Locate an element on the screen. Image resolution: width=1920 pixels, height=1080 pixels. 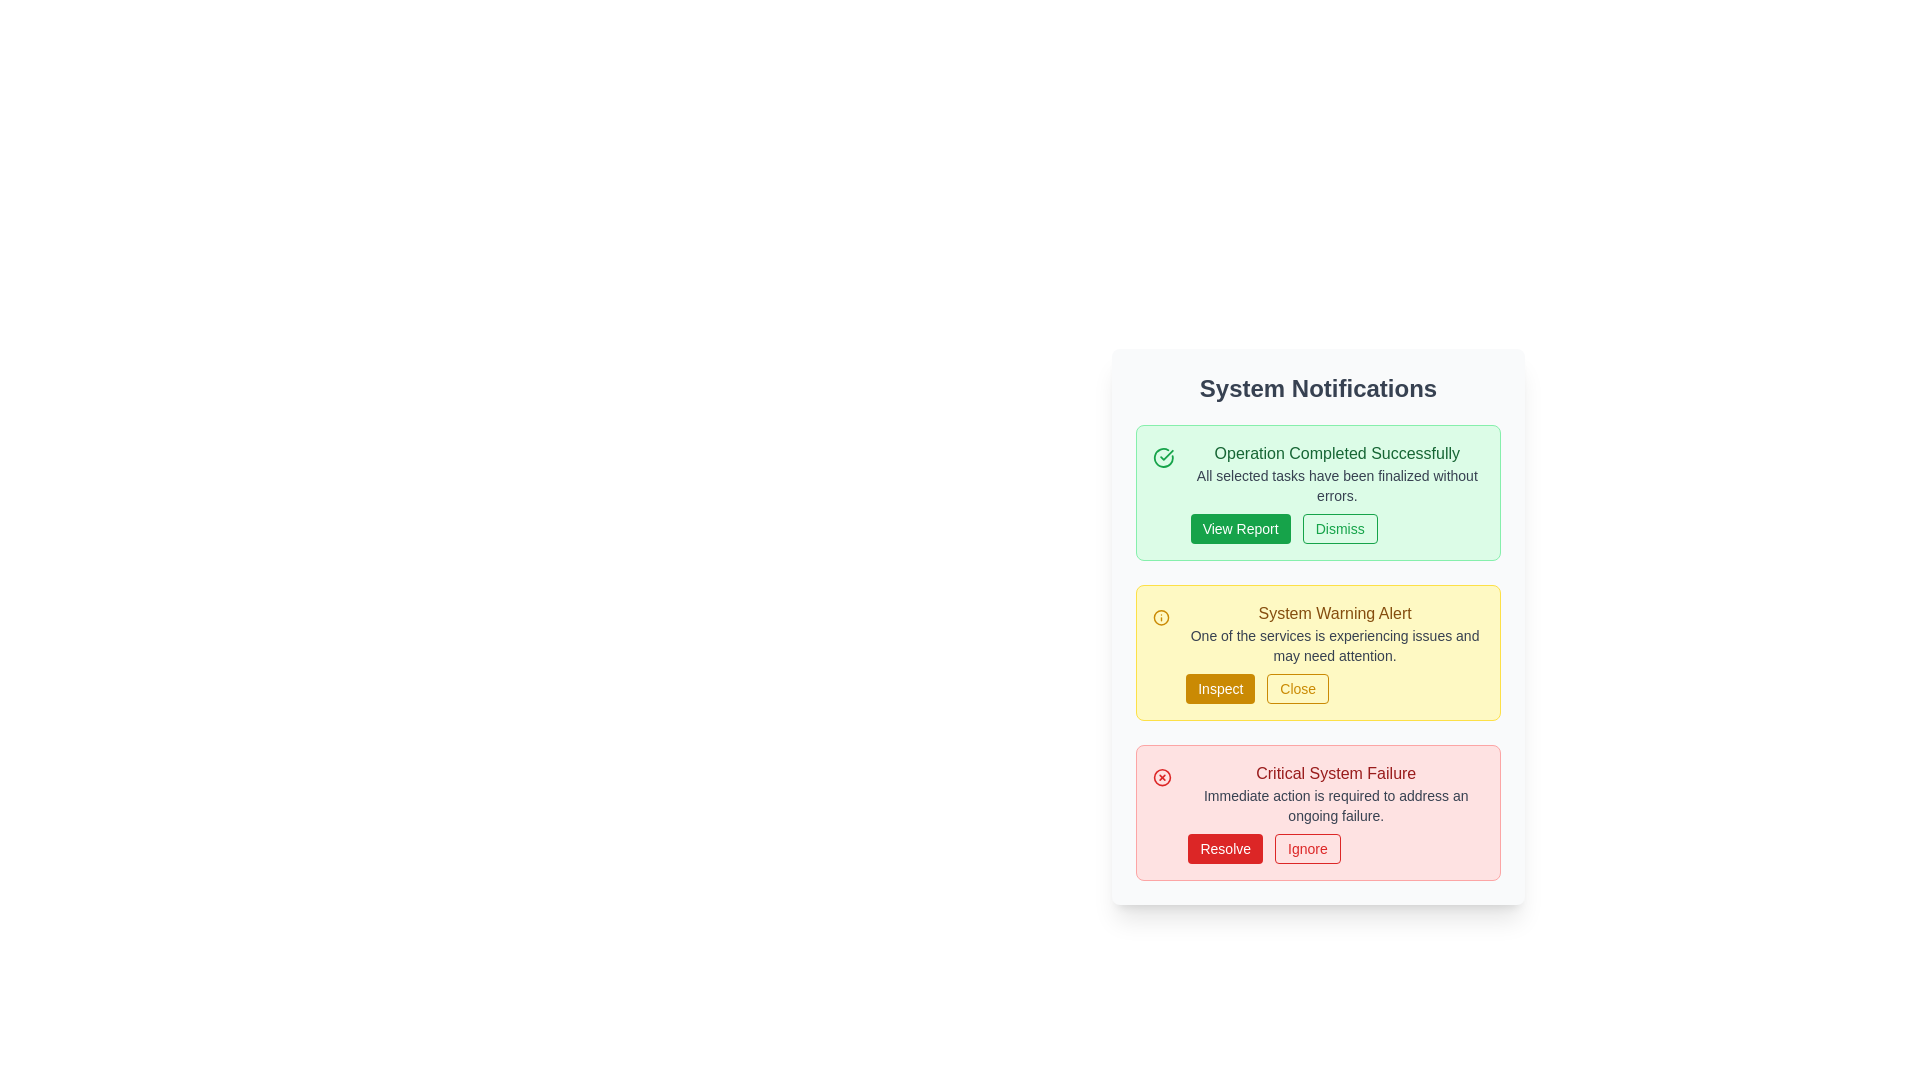
the critical system failure text label located at the top of the third notification card in the 'System Notifications' section, which is highlighted in red is located at coordinates (1336, 773).